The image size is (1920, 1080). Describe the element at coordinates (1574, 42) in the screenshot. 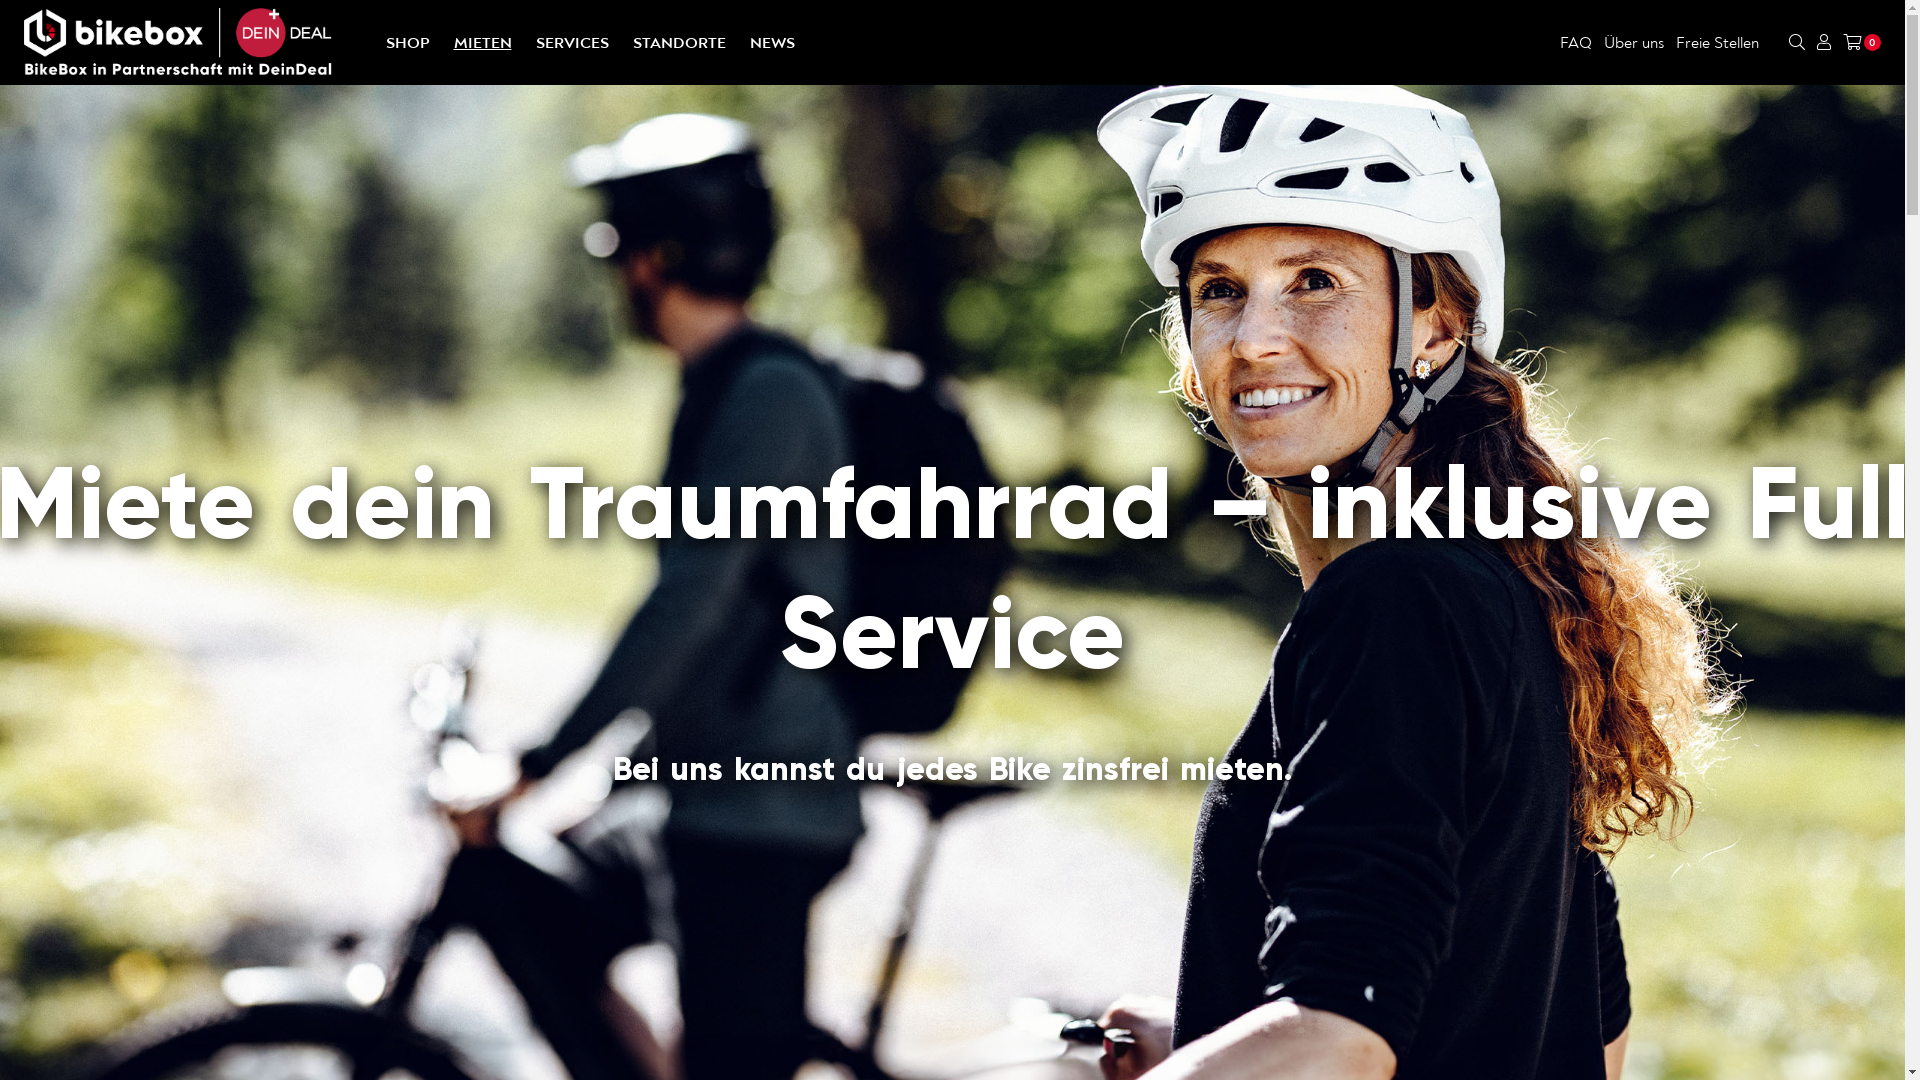

I see `'FAQ'` at that location.